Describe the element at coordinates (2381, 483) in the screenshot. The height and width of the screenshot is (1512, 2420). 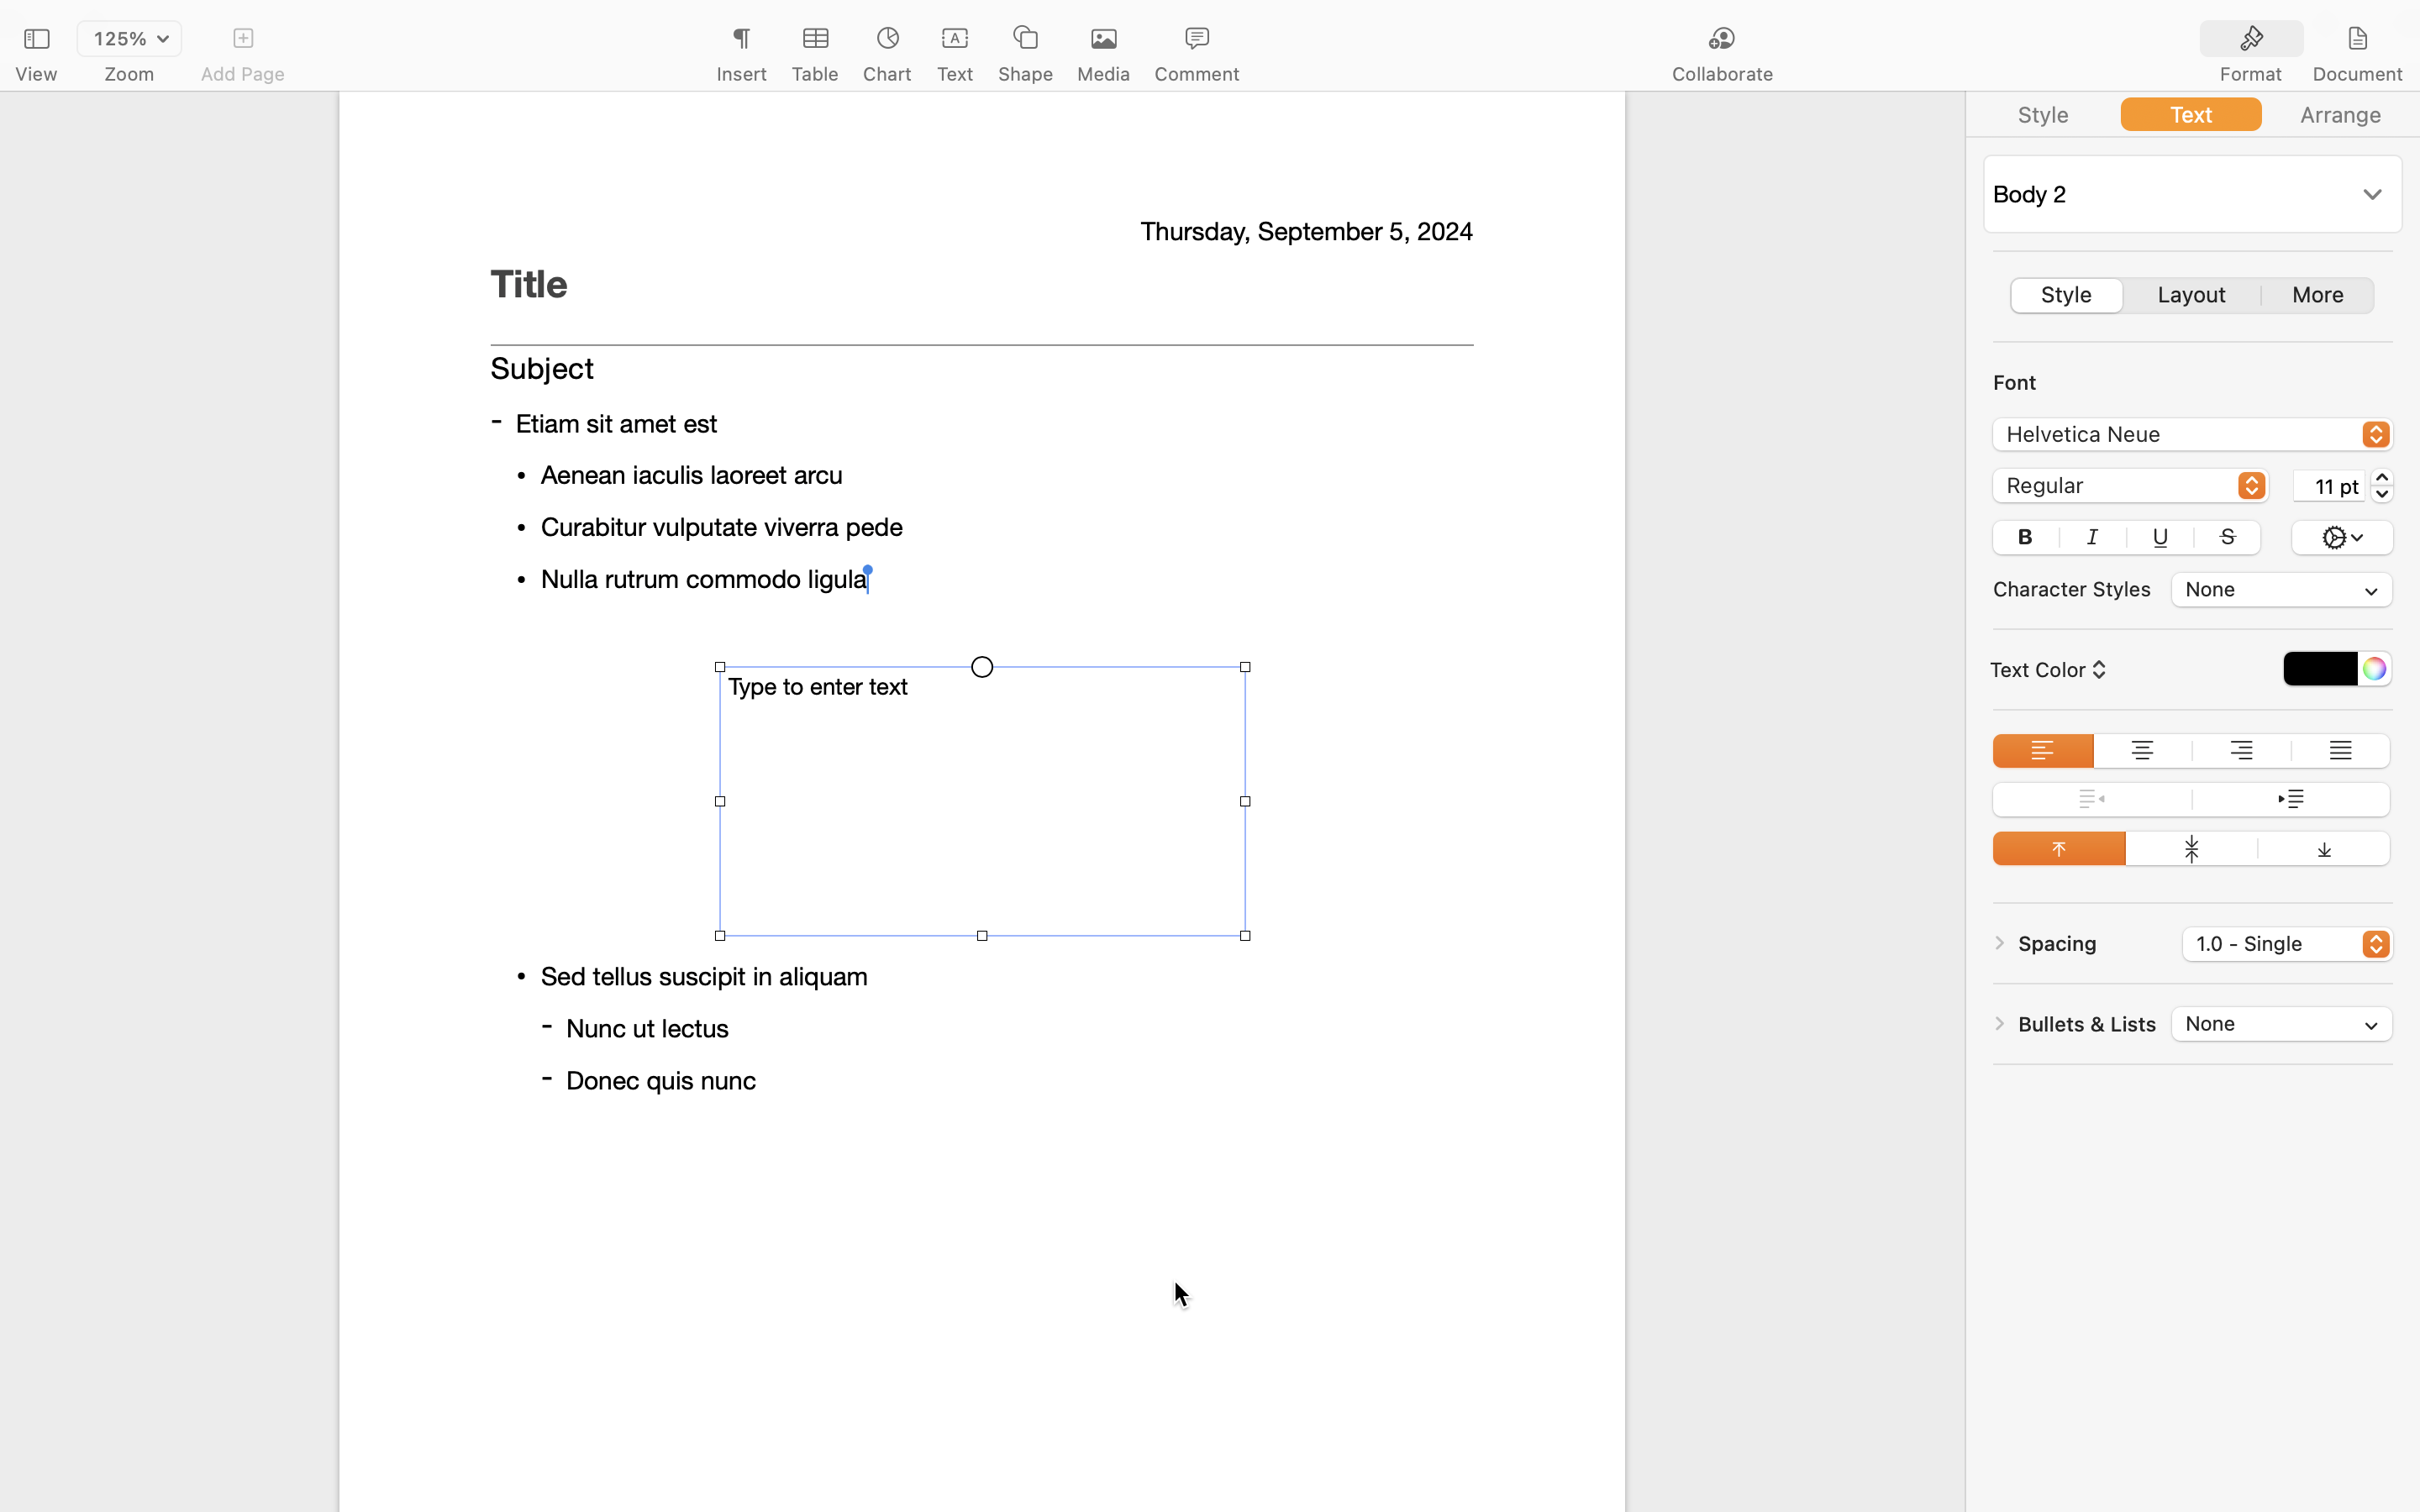
I see `'11.0'` at that location.